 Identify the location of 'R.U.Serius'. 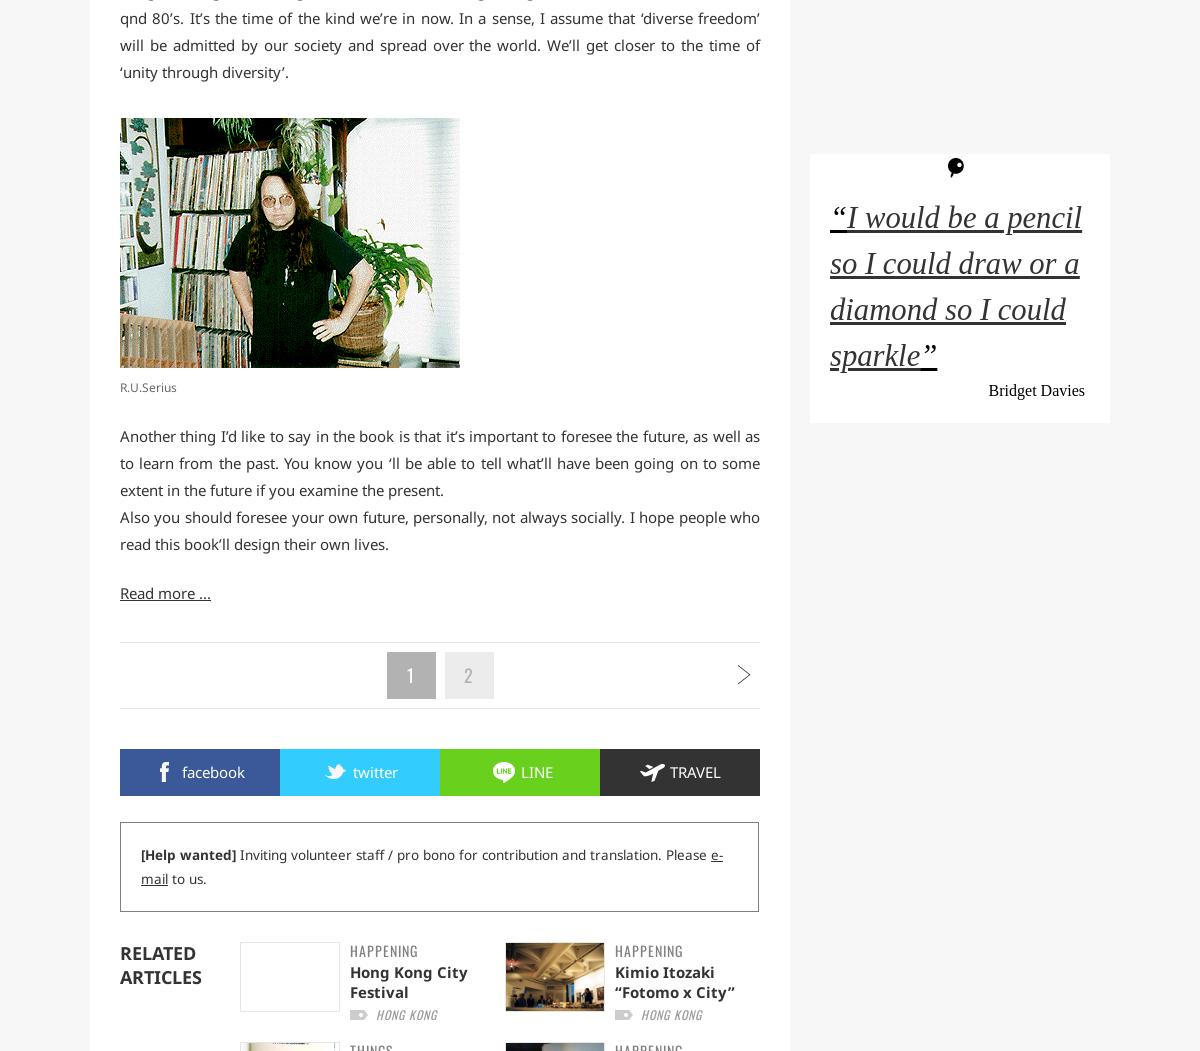
(148, 386).